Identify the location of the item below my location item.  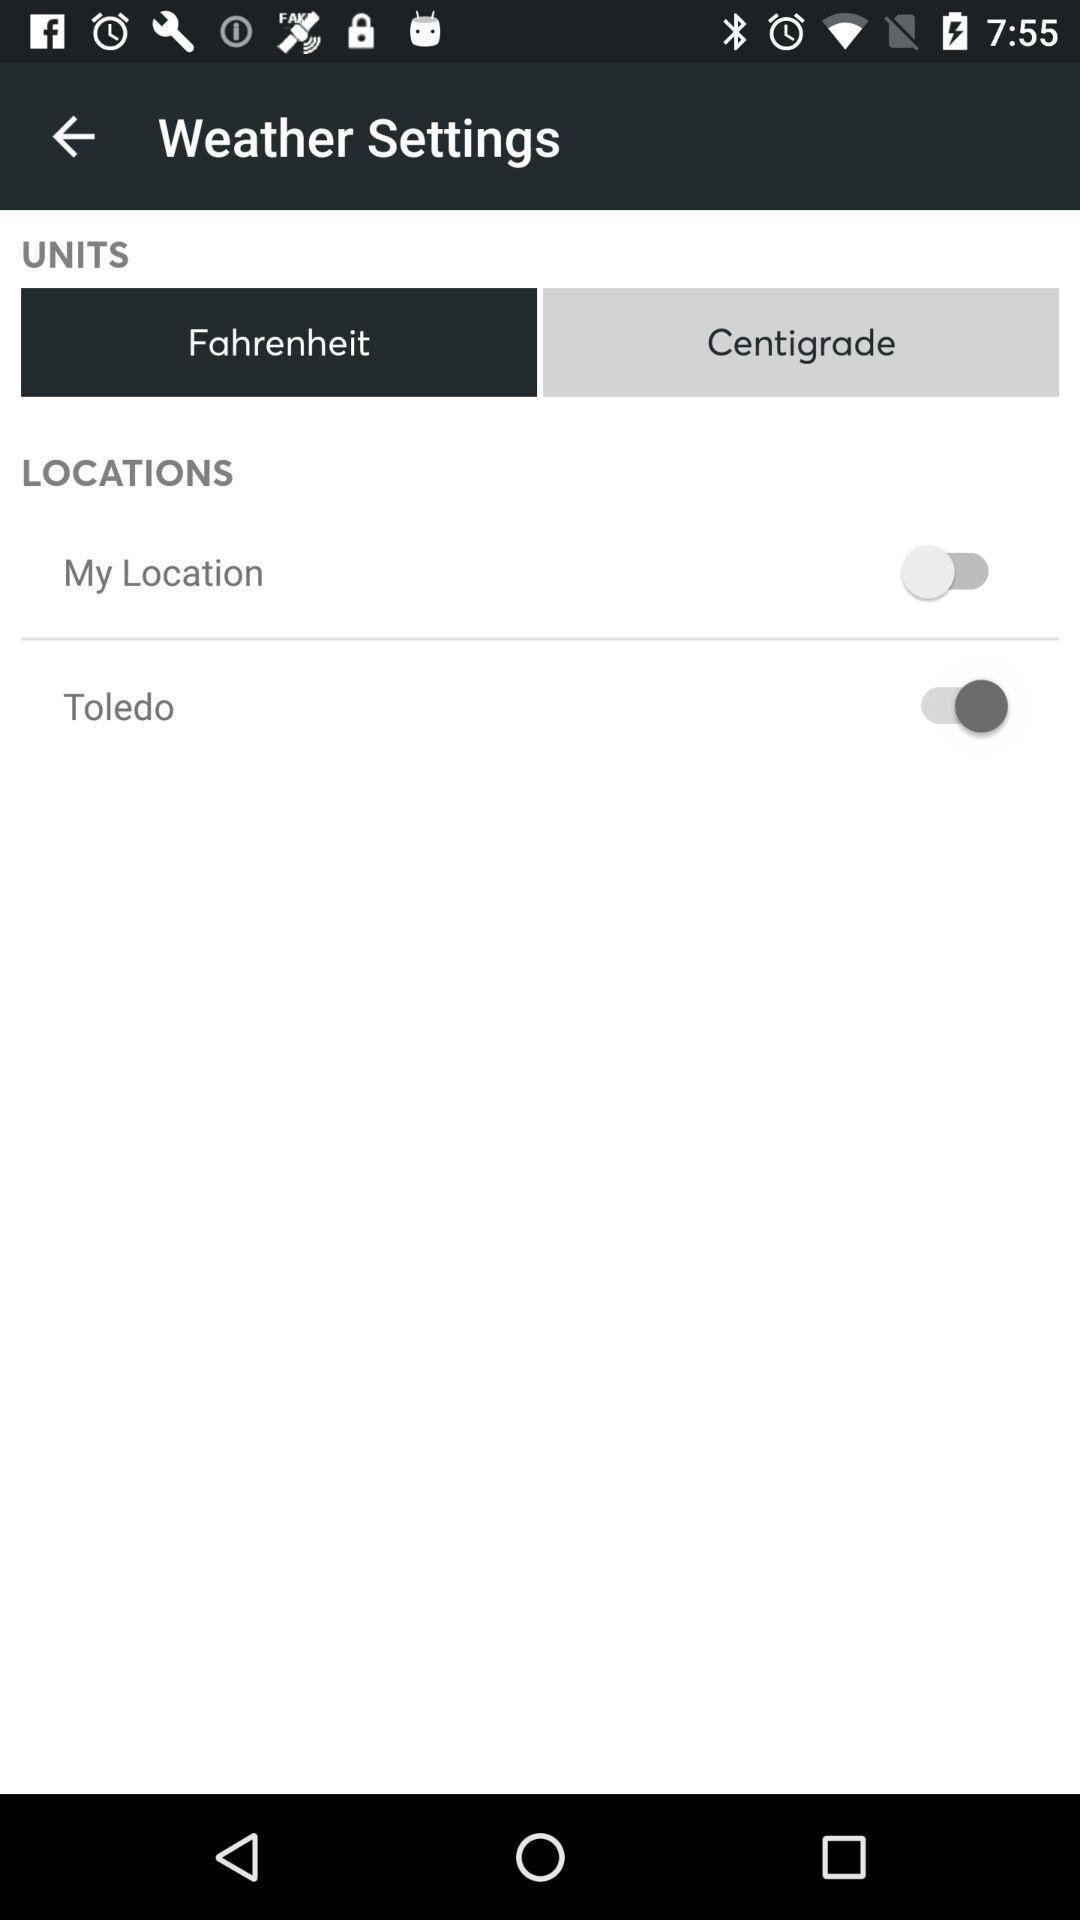
(118, 705).